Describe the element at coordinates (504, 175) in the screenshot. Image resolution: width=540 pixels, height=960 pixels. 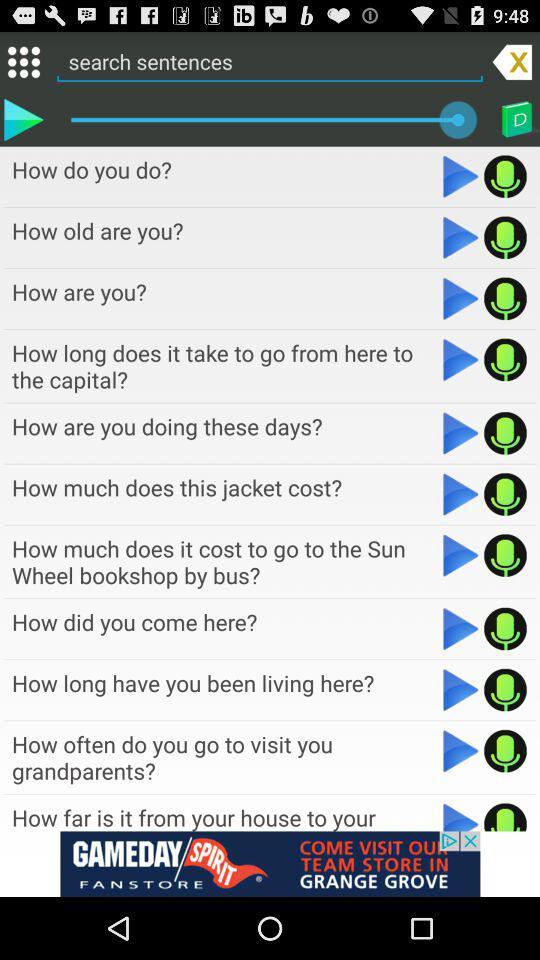
I see `recording option` at that location.